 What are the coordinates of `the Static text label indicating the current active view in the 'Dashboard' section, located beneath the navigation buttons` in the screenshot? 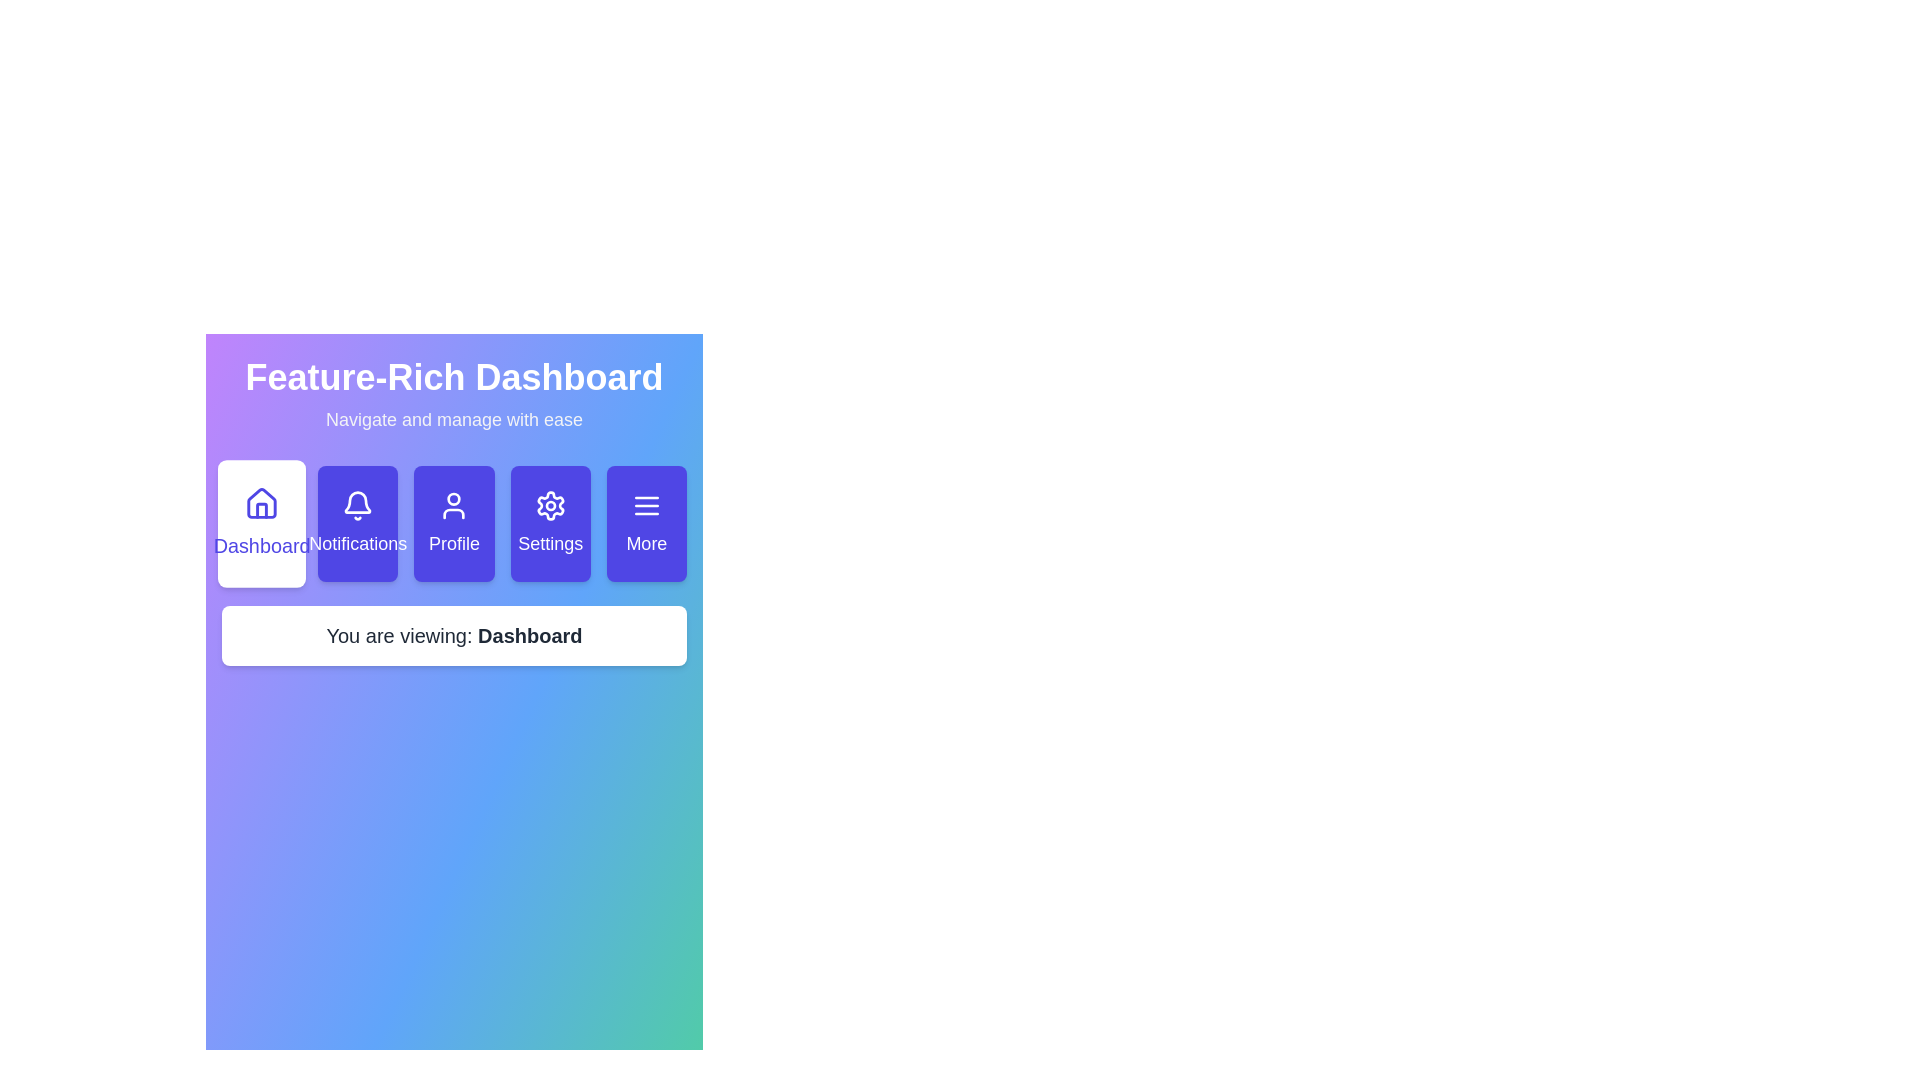 It's located at (453, 636).